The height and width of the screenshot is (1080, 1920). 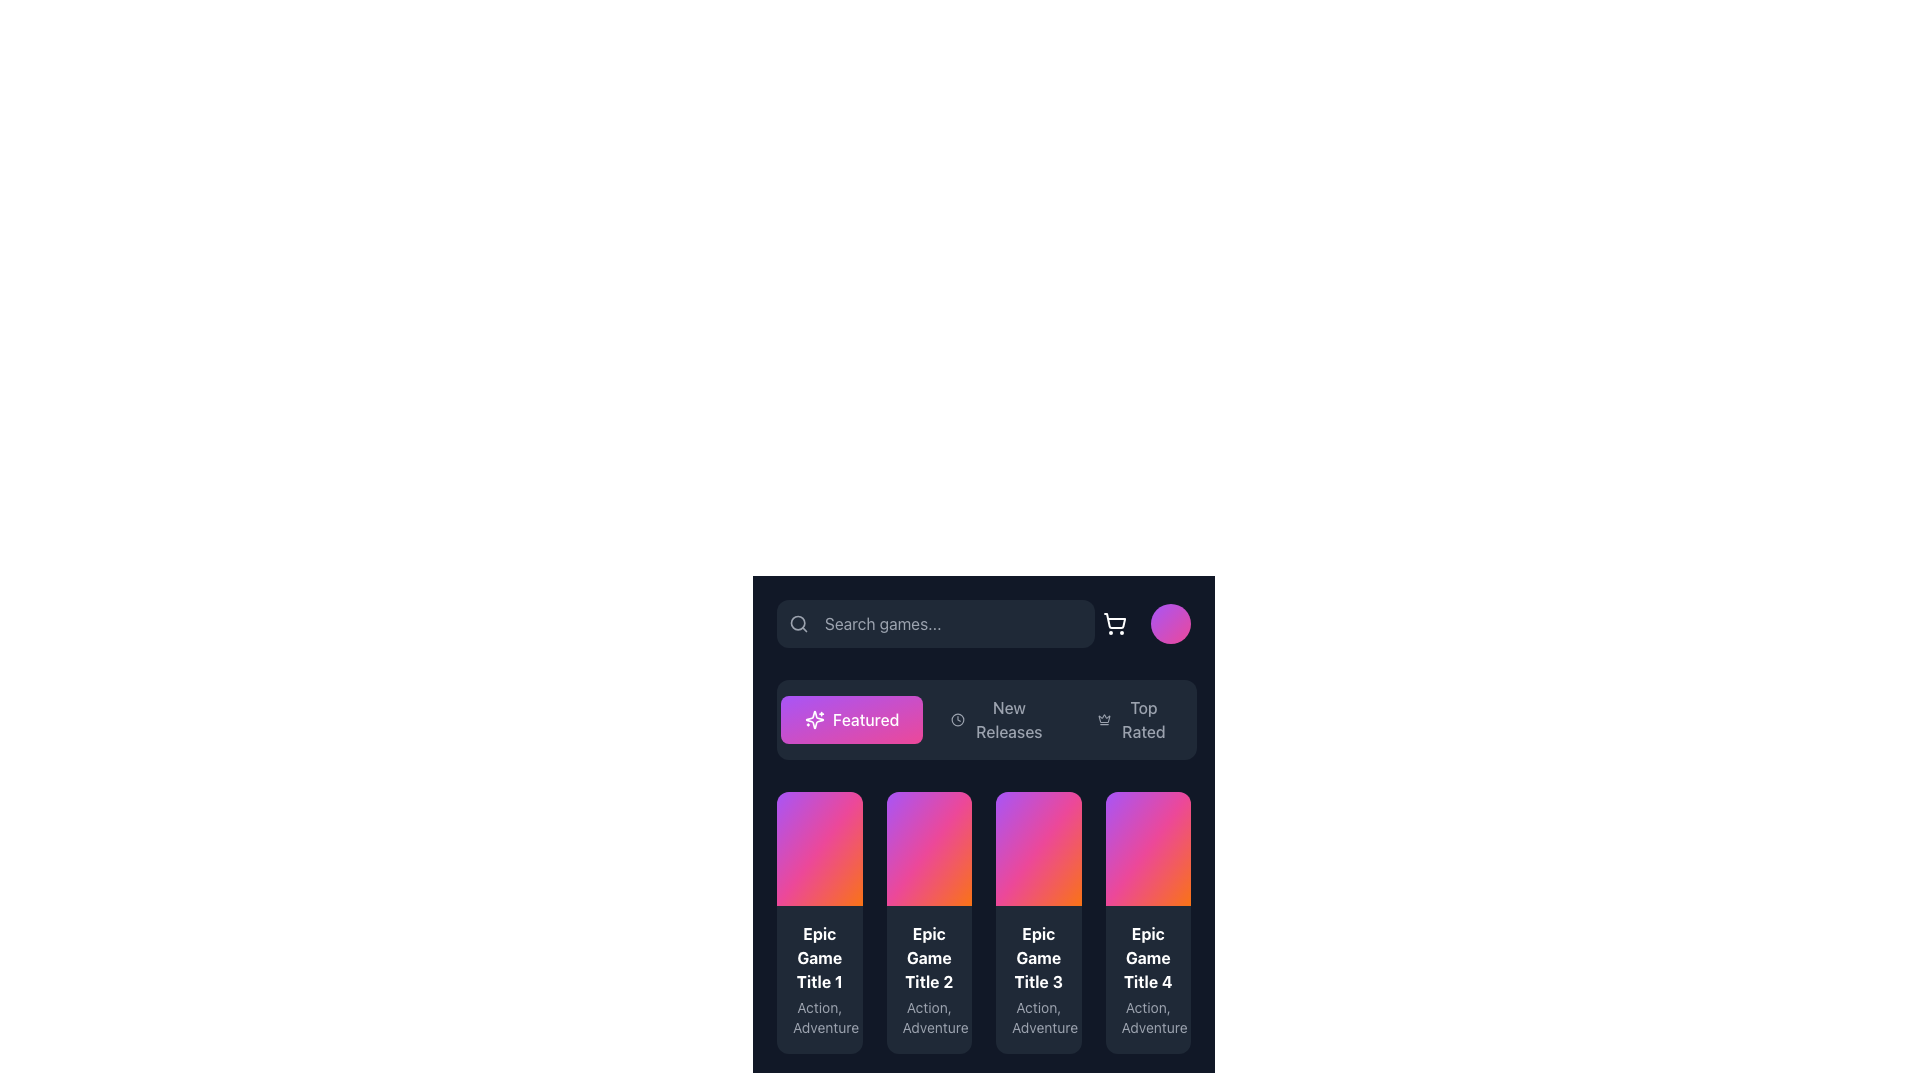 What do you see at coordinates (983, 812) in the screenshot?
I see `the third game card in the grid layout` at bounding box center [983, 812].